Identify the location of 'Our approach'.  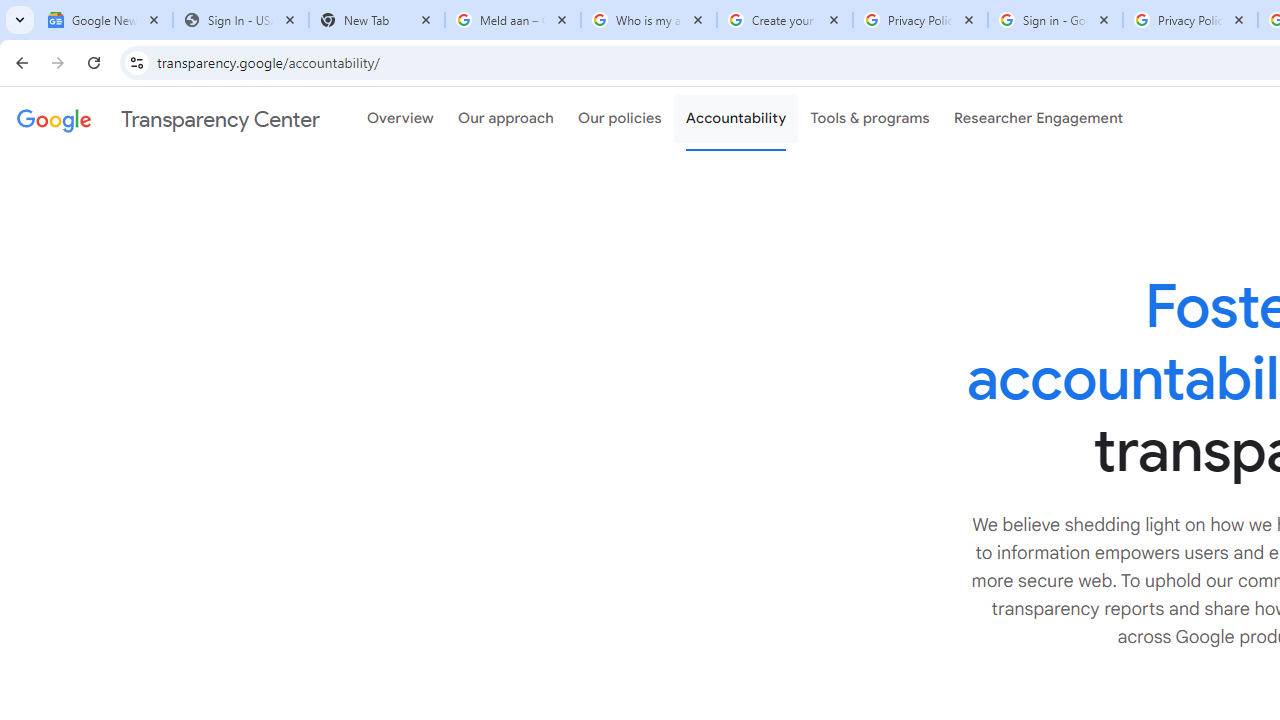
(506, 119).